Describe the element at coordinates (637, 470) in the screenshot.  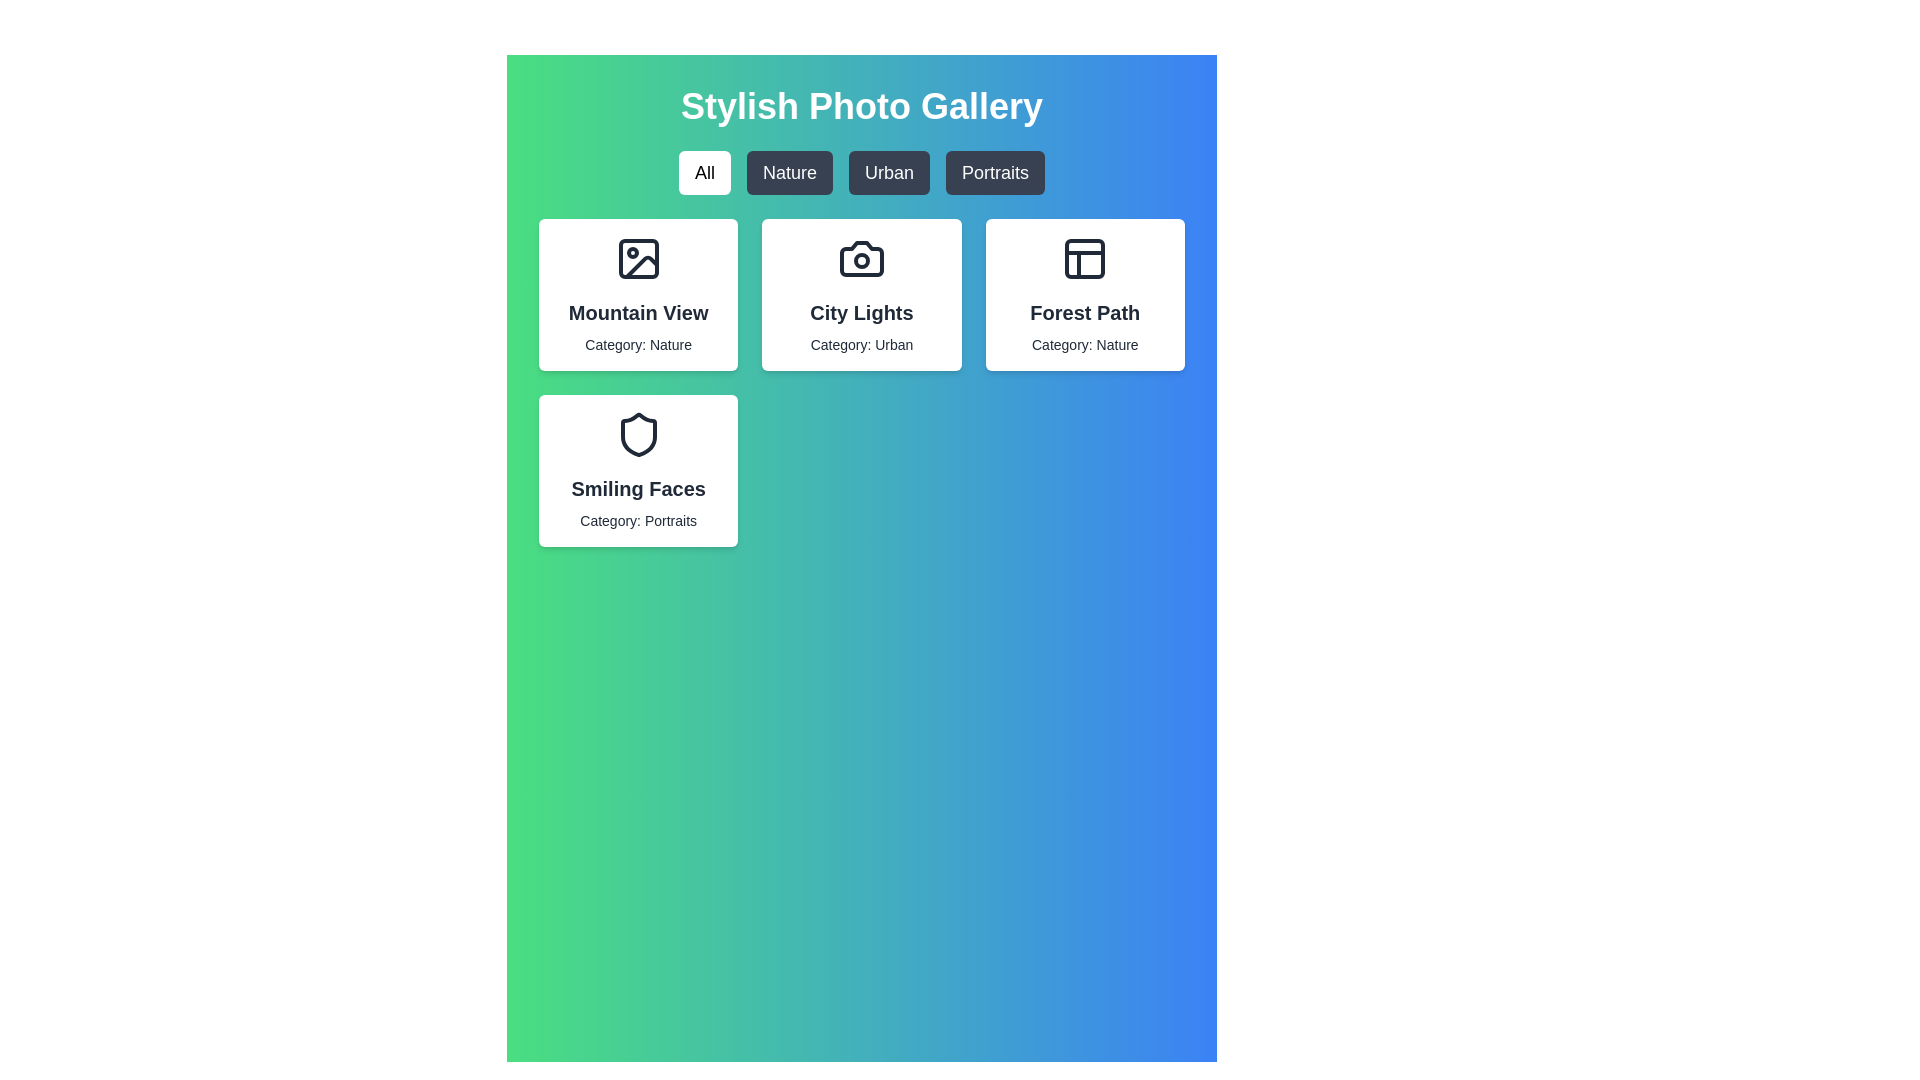
I see `the 'Smiling Faces' category card located at the bottom-left corner of the grid layout` at that location.